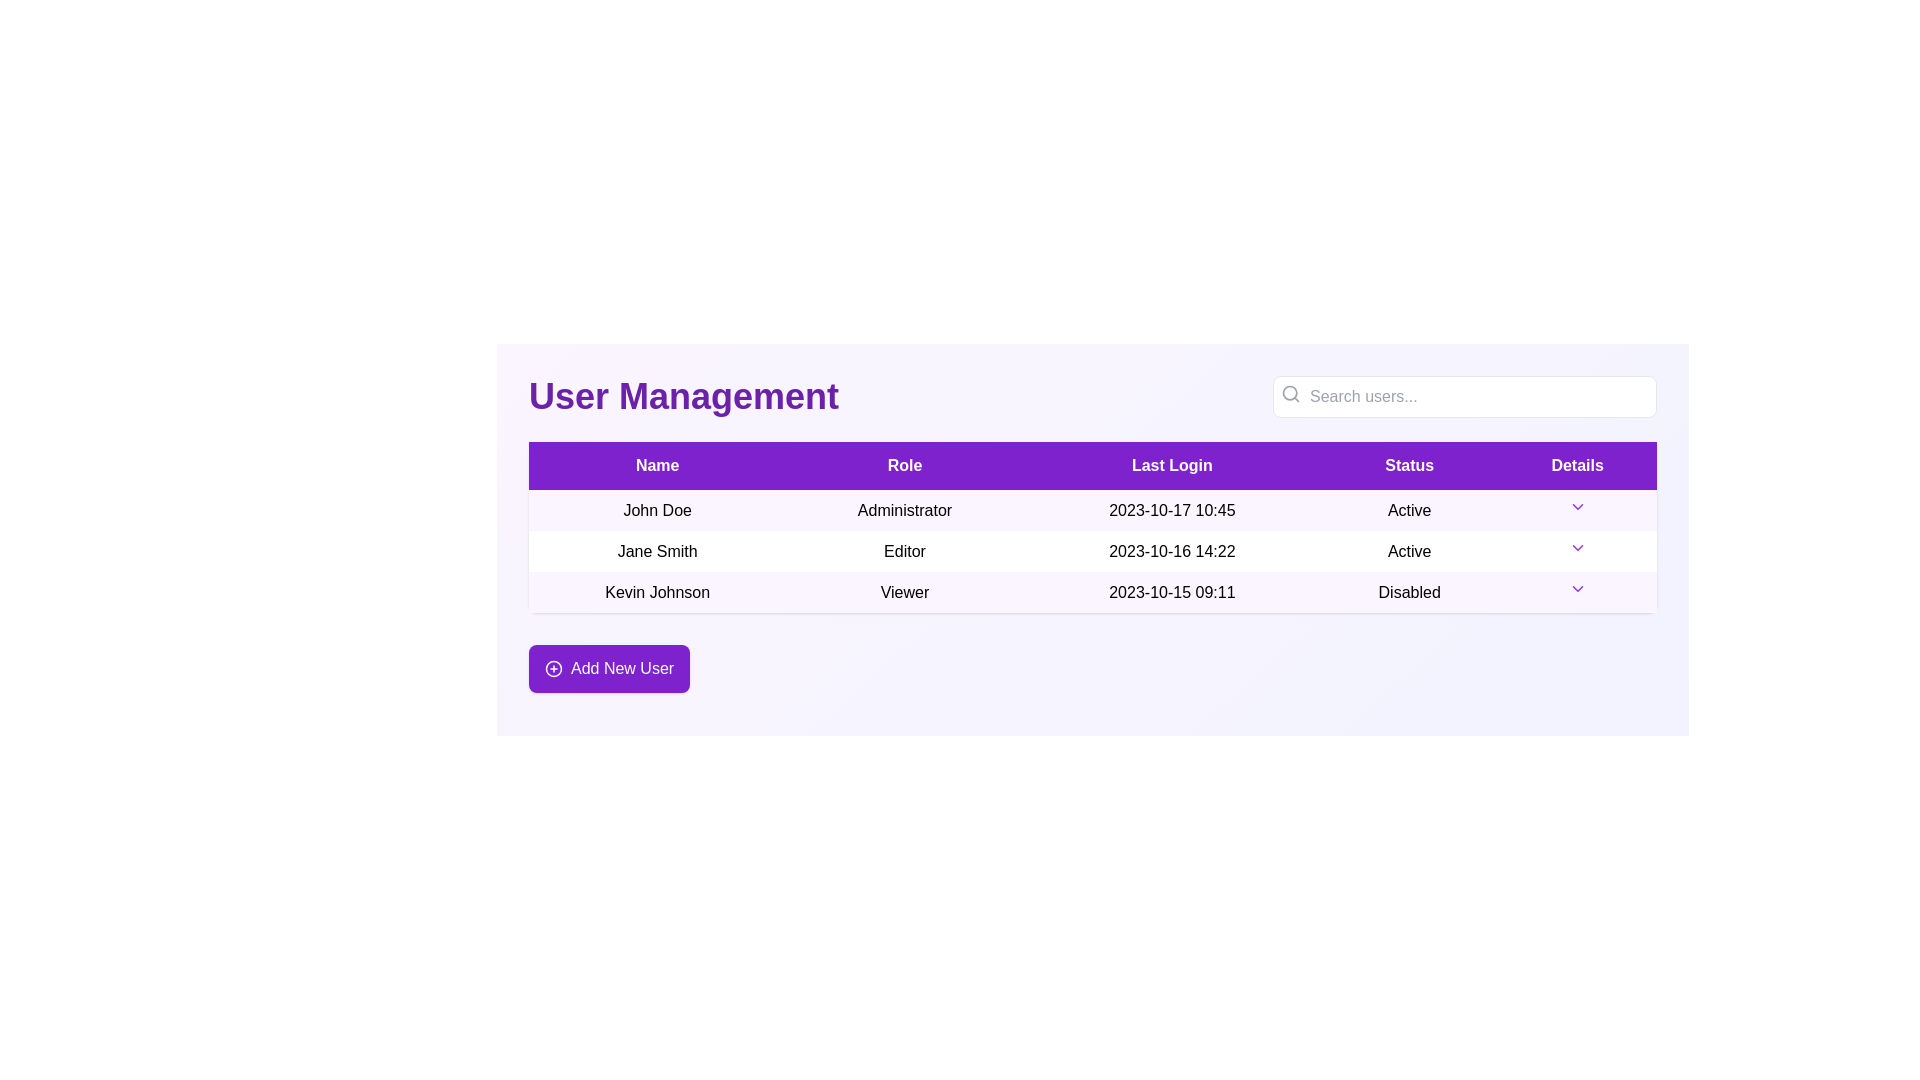 Image resolution: width=1920 pixels, height=1080 pixels. Describe the element at coordinates (903, 551) in the screenshot. I see `the 'Editor' role information text for user 'Jane Smith' in the user management system, located in the second column of the second row under the 'Role' column` at that location.